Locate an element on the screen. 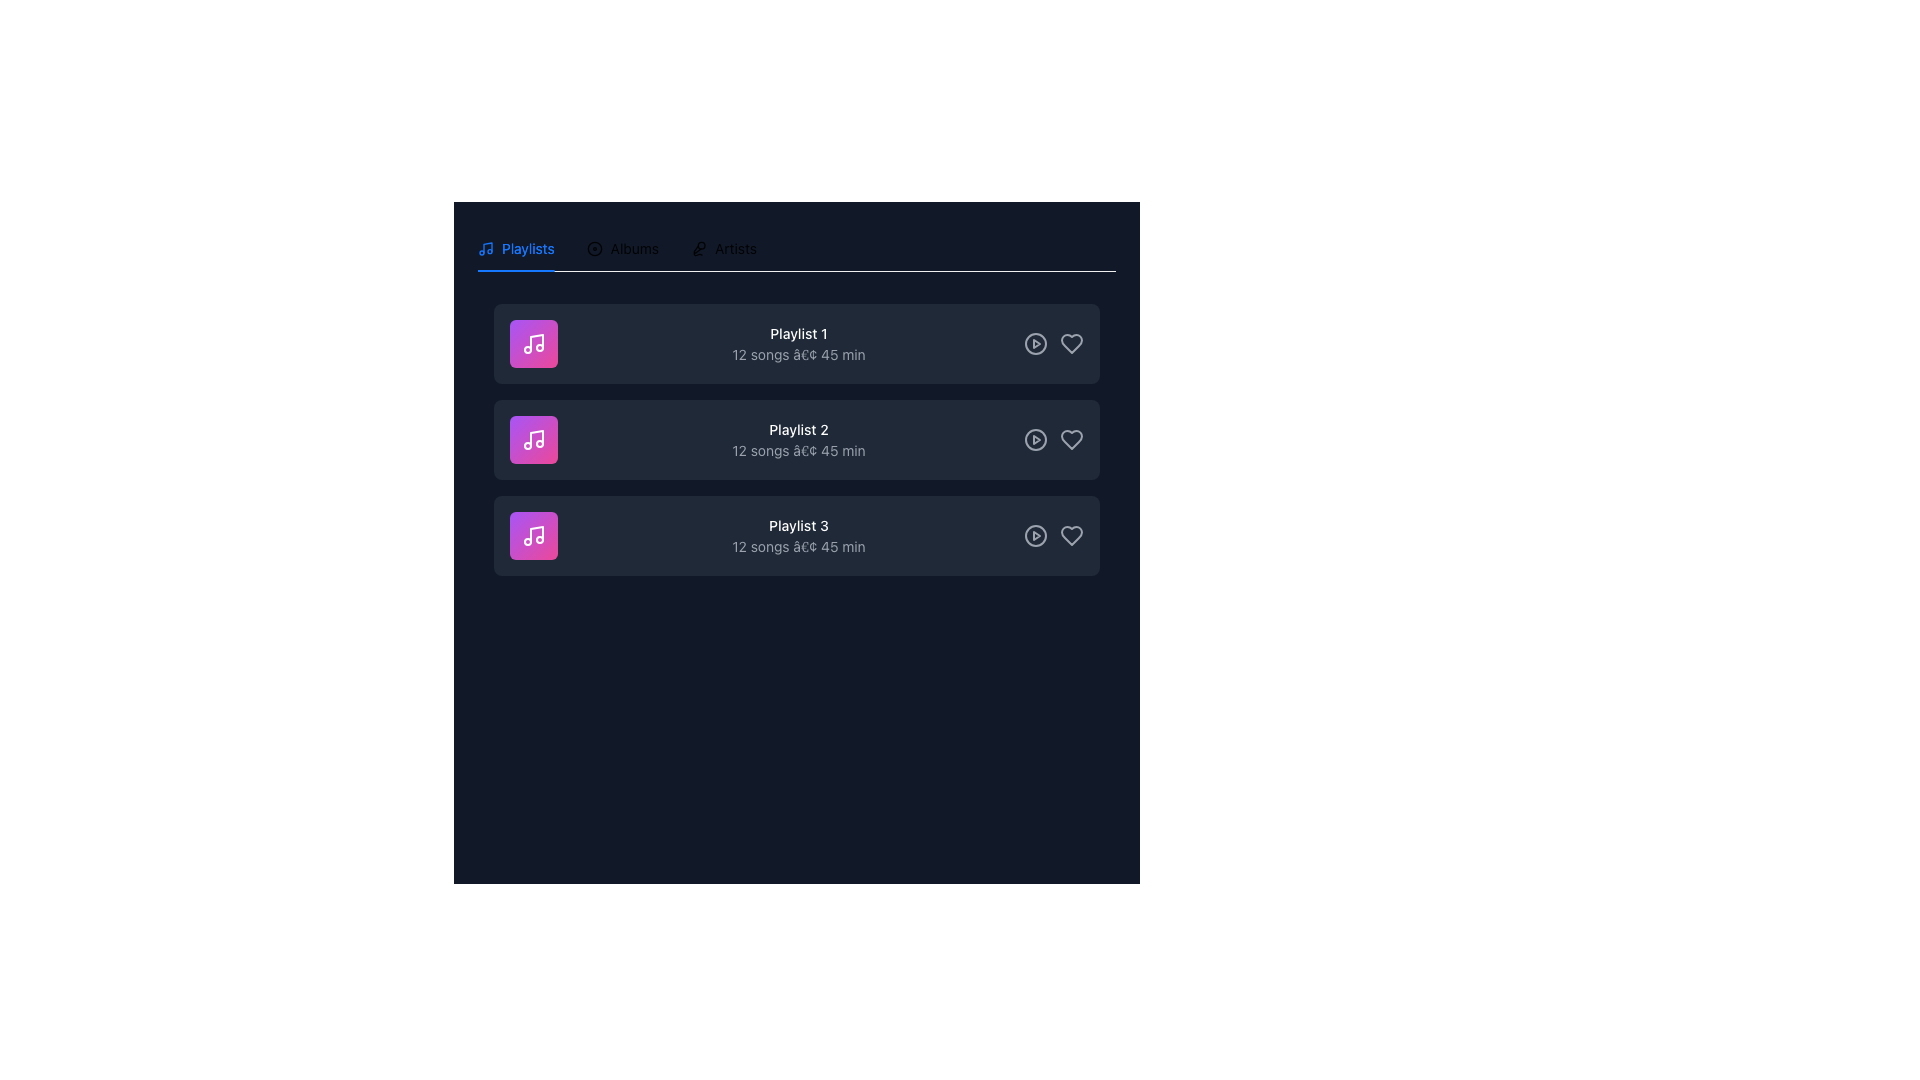 Image resolution: width=1920 pixels, height=1080 pixels. to activate the Albums tab, which is the second tab in the navigation bar located between the 'Playlists' and 'Artists' tabs is located at coordinates (621, 248).